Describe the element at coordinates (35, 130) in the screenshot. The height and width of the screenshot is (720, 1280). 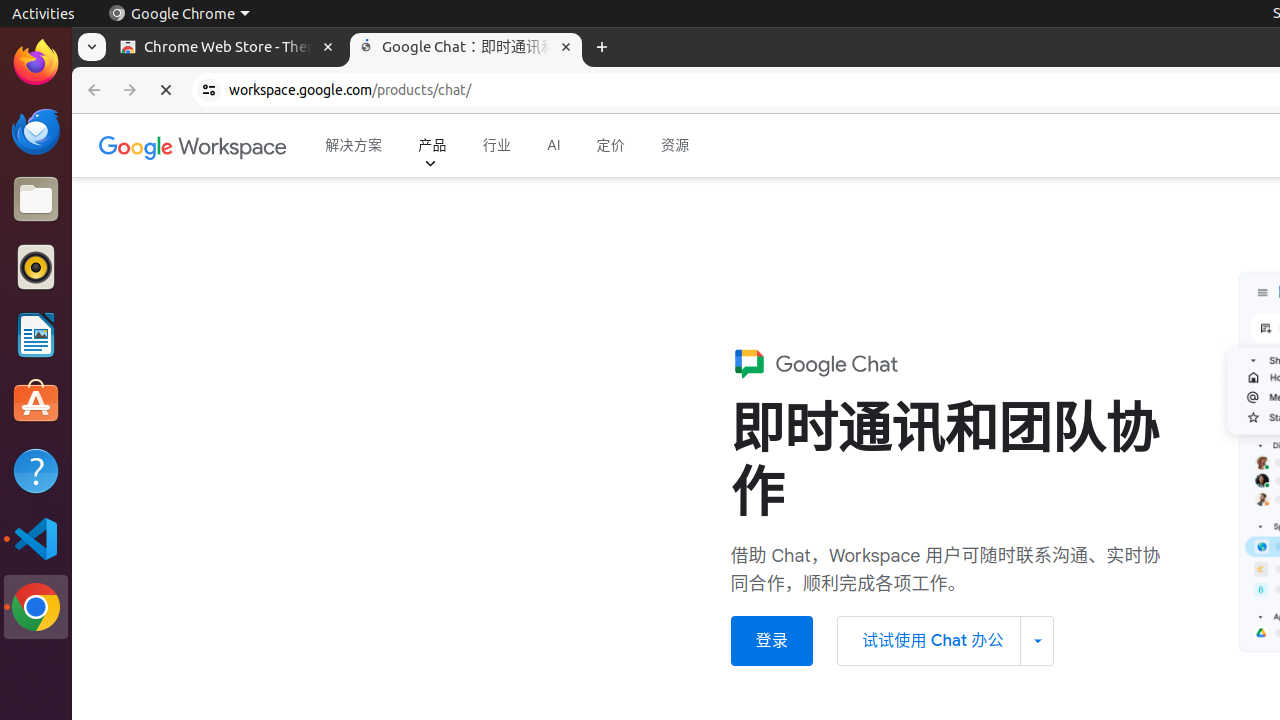
I see `'Thunderbird Mail'` at that location.